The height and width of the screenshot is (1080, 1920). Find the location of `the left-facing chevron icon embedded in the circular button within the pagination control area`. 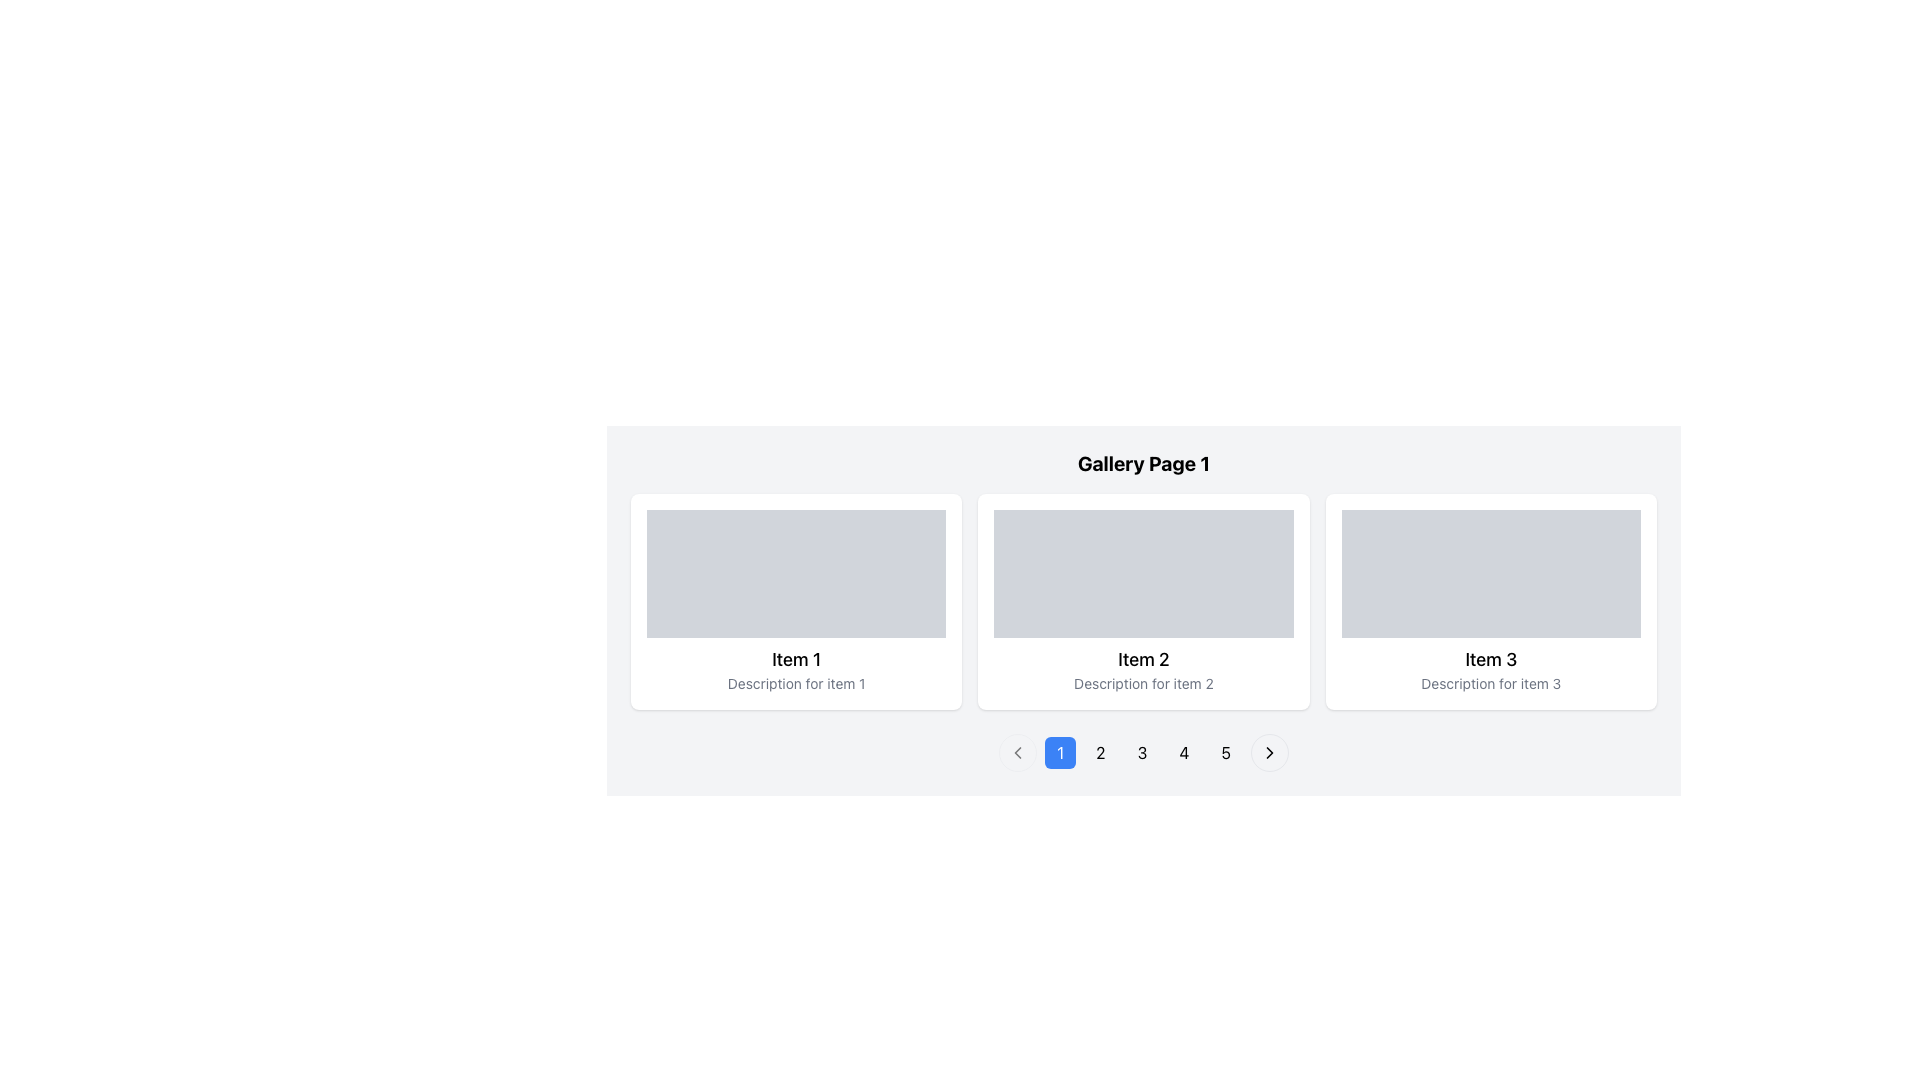

the left-facing chevron icon embedded in the circular button within the pagination control area is located at coordinates (1018, 752).